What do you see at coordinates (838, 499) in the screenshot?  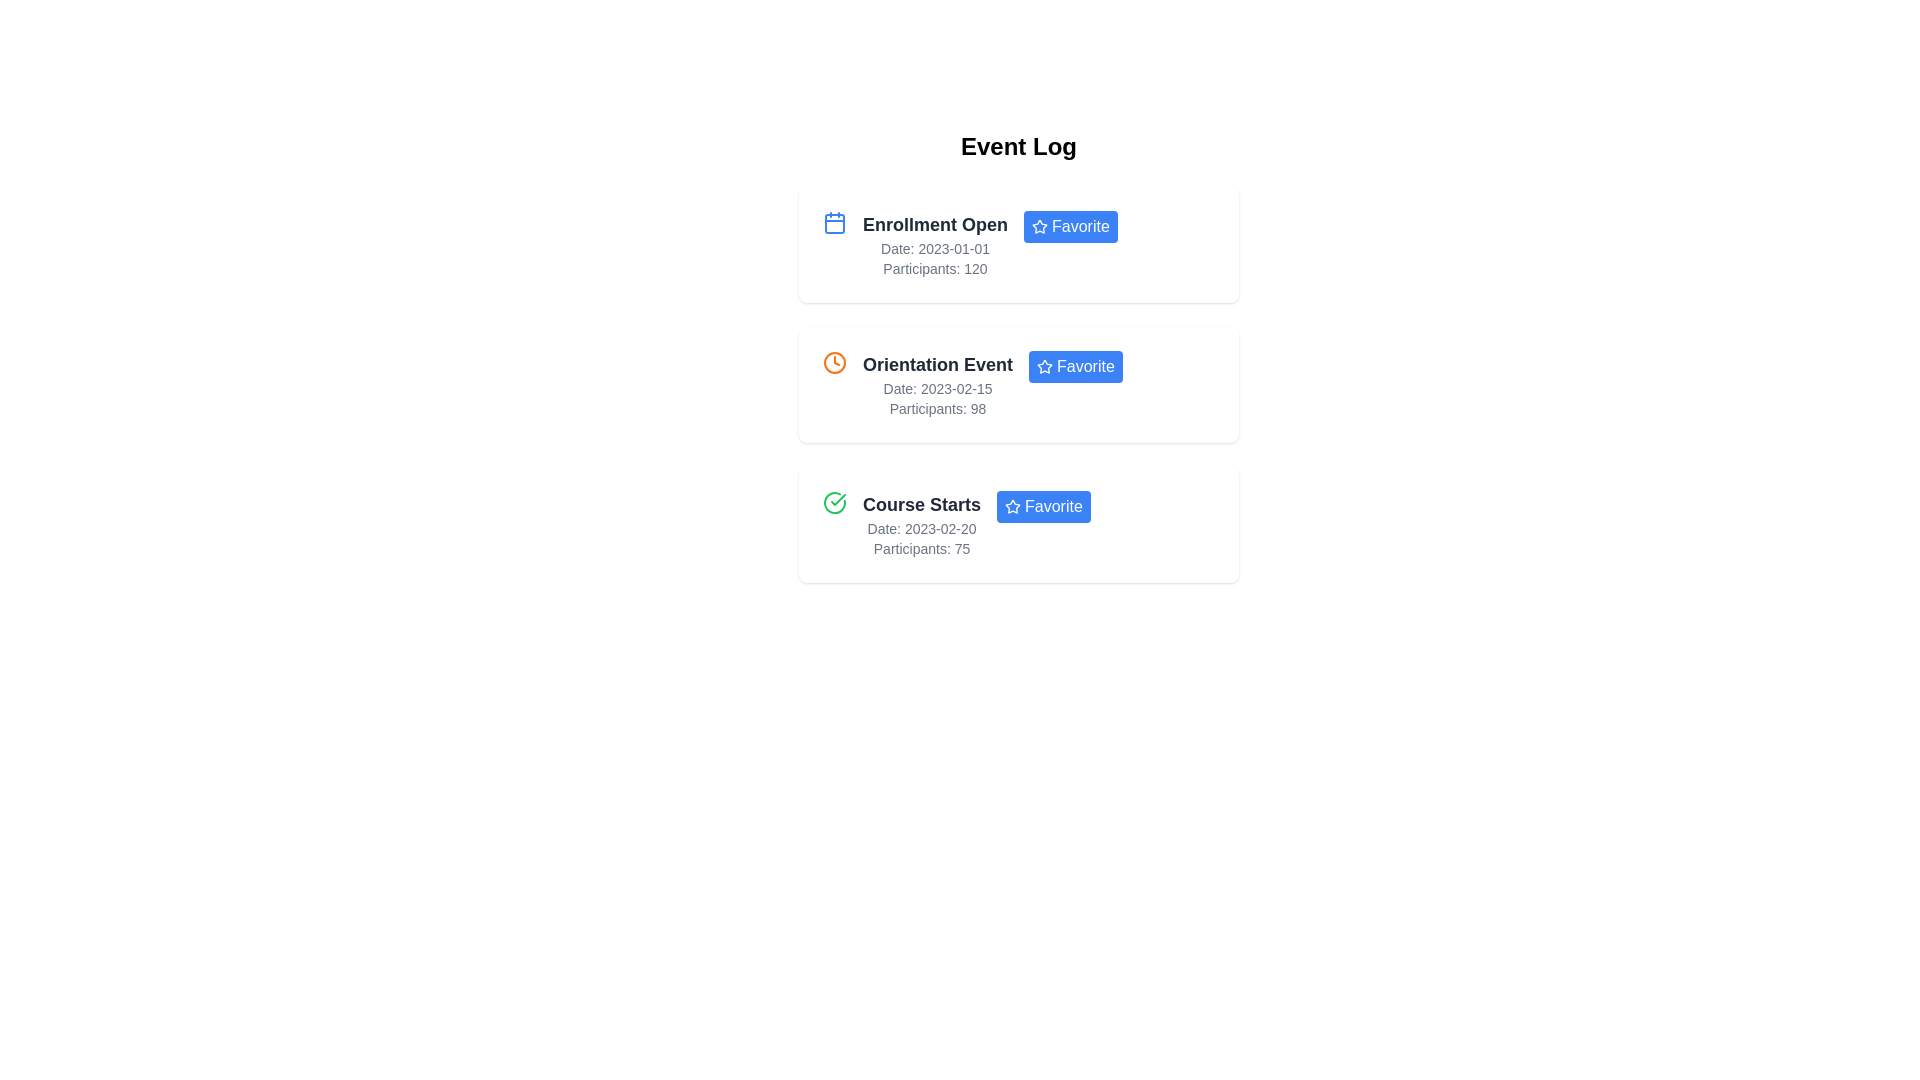 I see `the green checkmark icon located within the third event block labeled 'Course Starts' to indicate success or completion, if it is interactive` at bounding box center [838, 499].